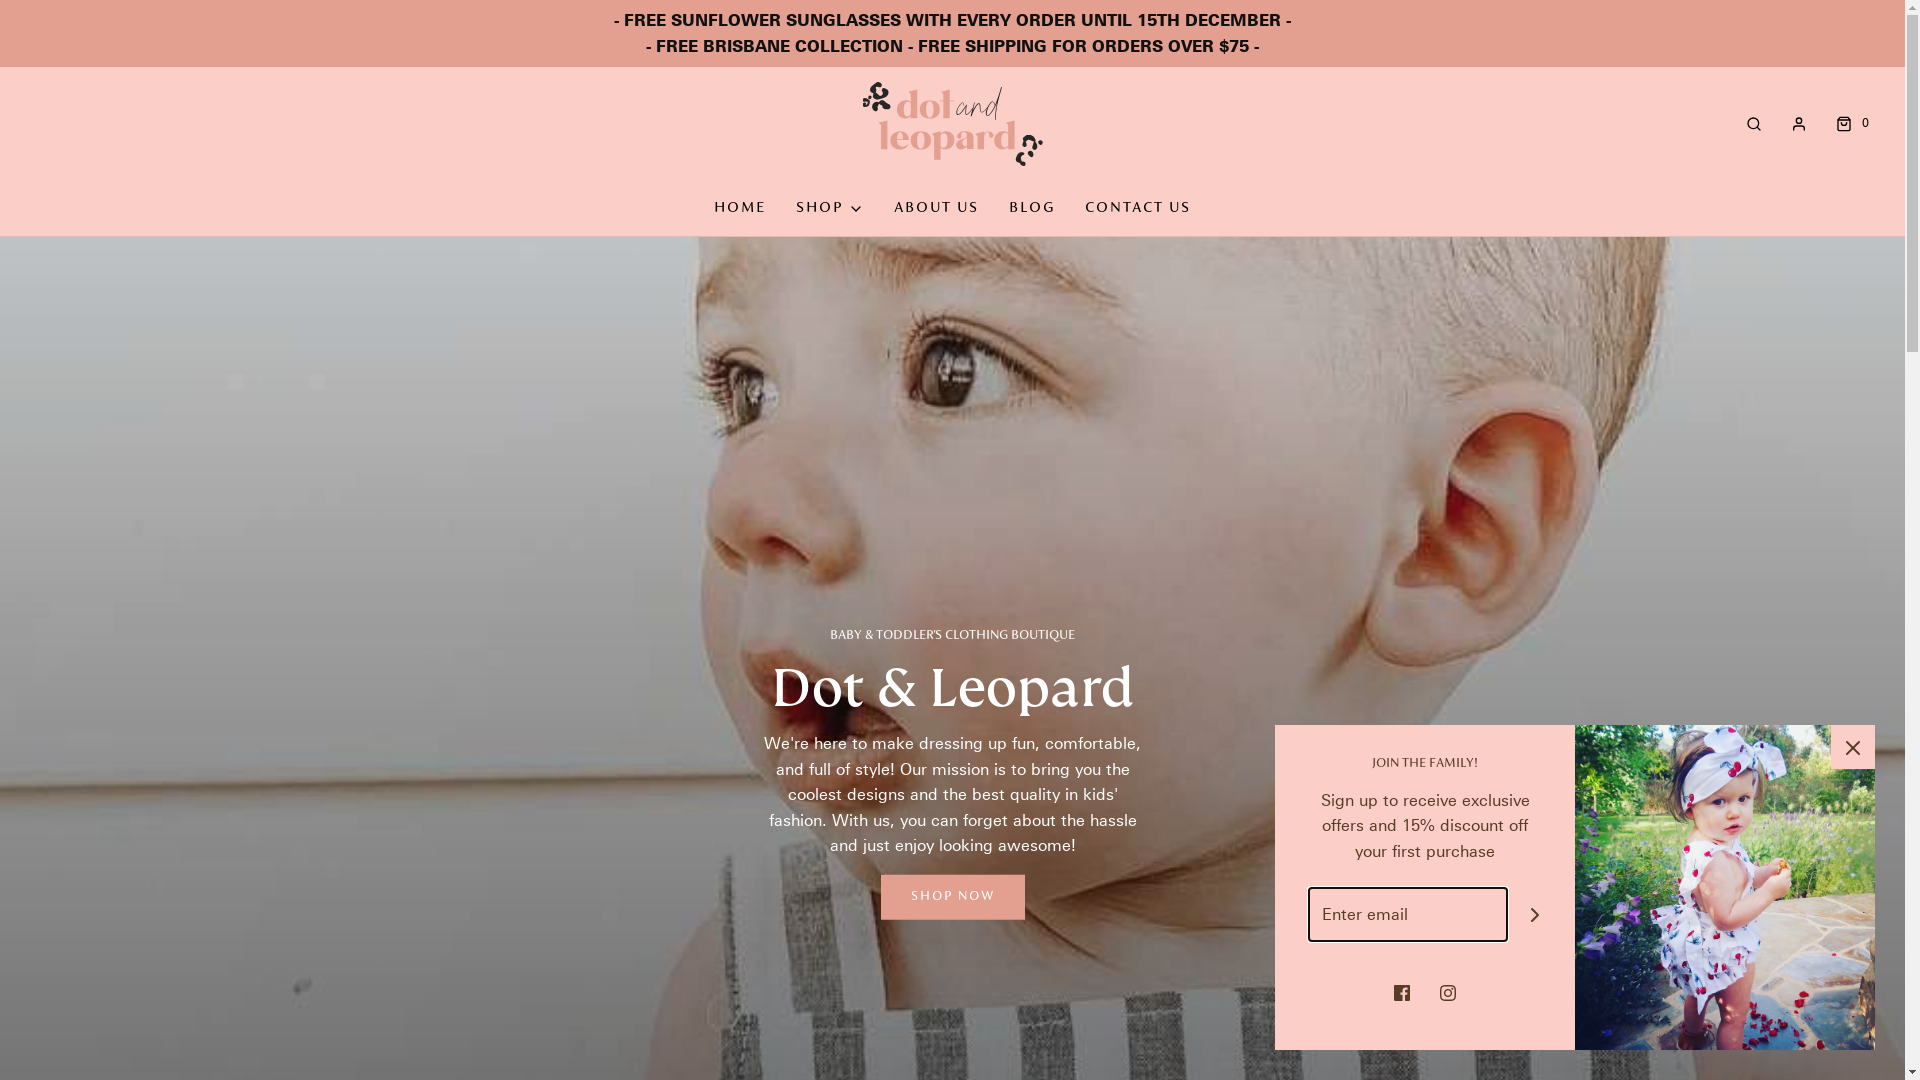 The image size is (1920, 1080). I want to click on 'BLOG', so click(1008, 208).